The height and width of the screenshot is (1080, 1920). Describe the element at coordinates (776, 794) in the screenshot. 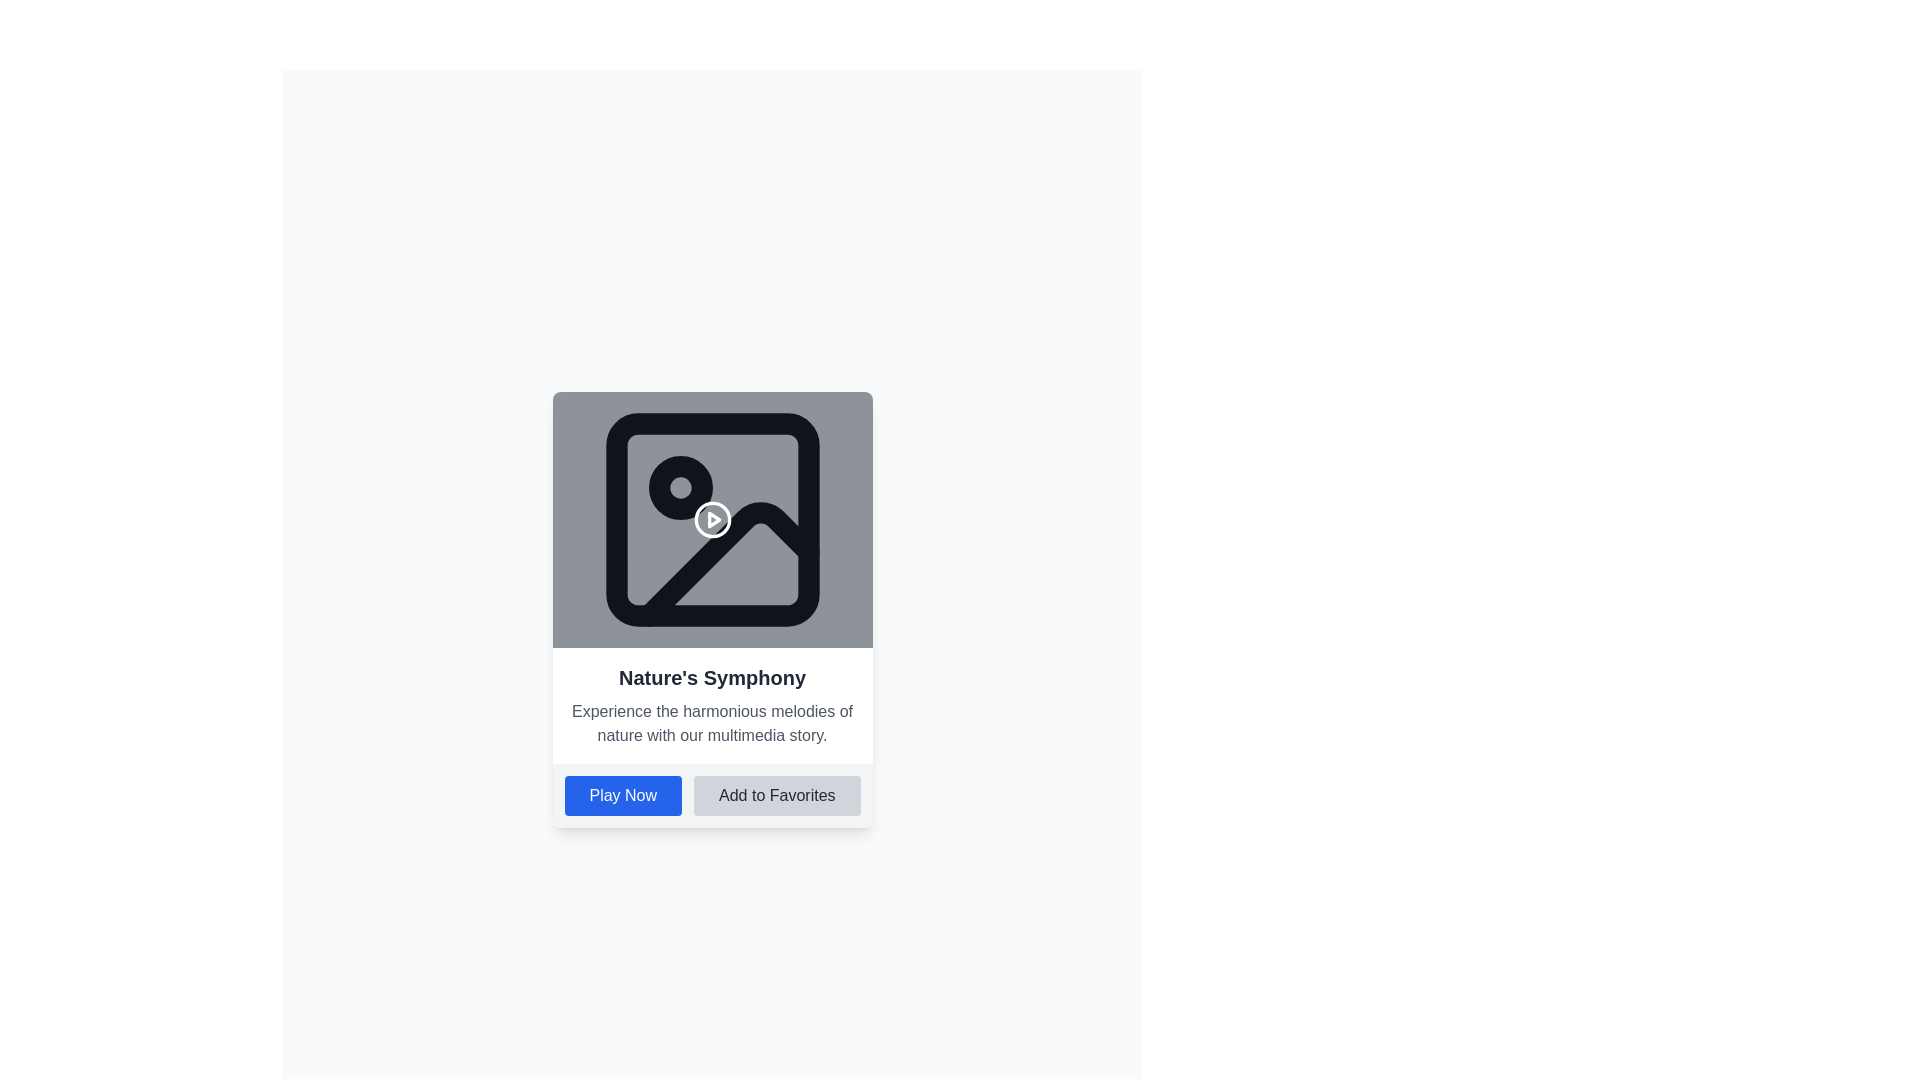

I see `the button that allows the user to add the associated item to their favorites list, positioned to the right of the 'Play Now' button at the bottom of the card component` at that location.